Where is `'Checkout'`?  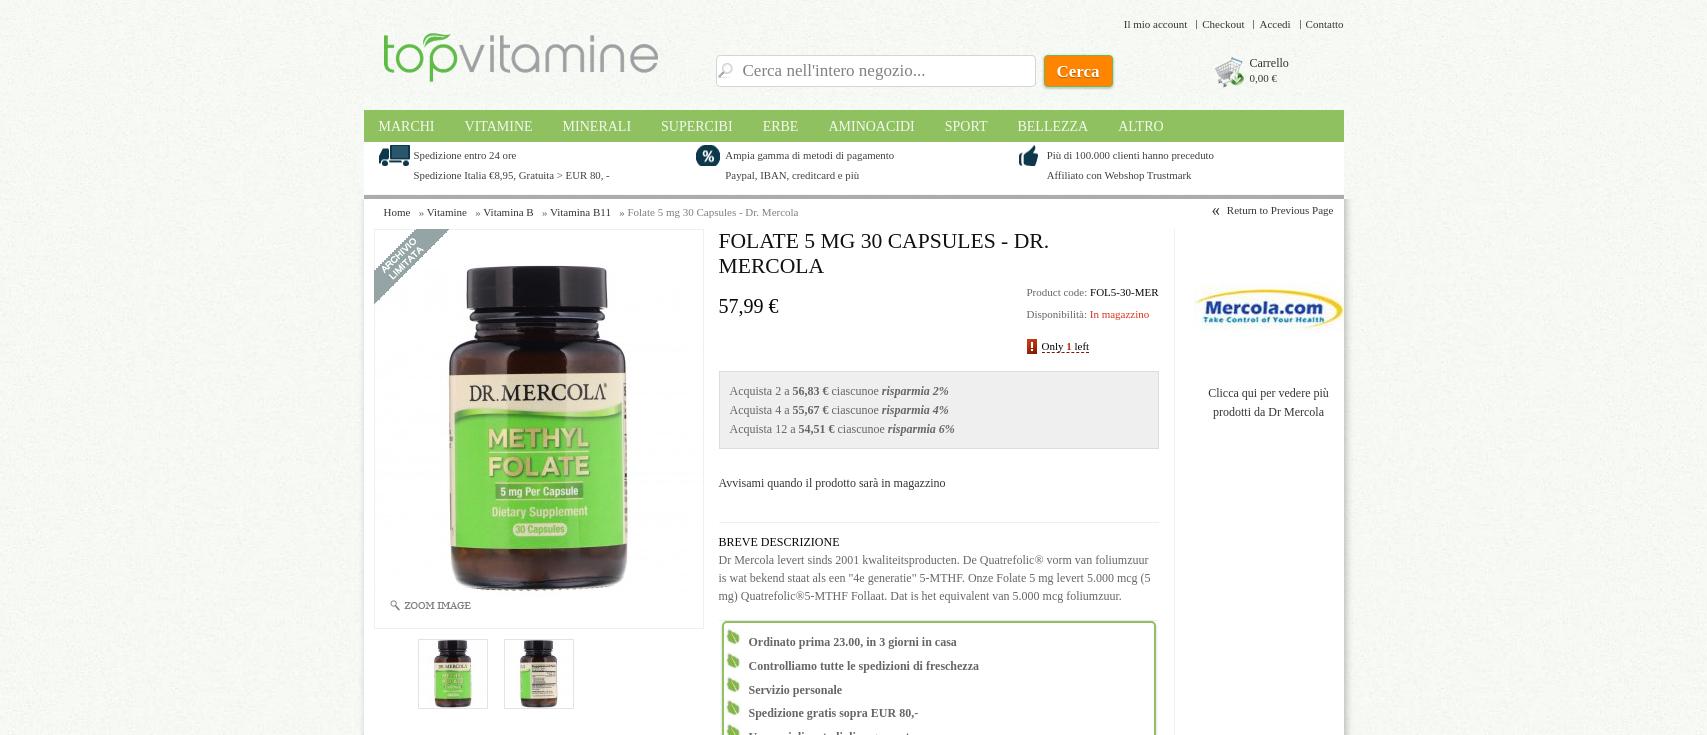
'Checkout' is located at coordinates (1201, 23).